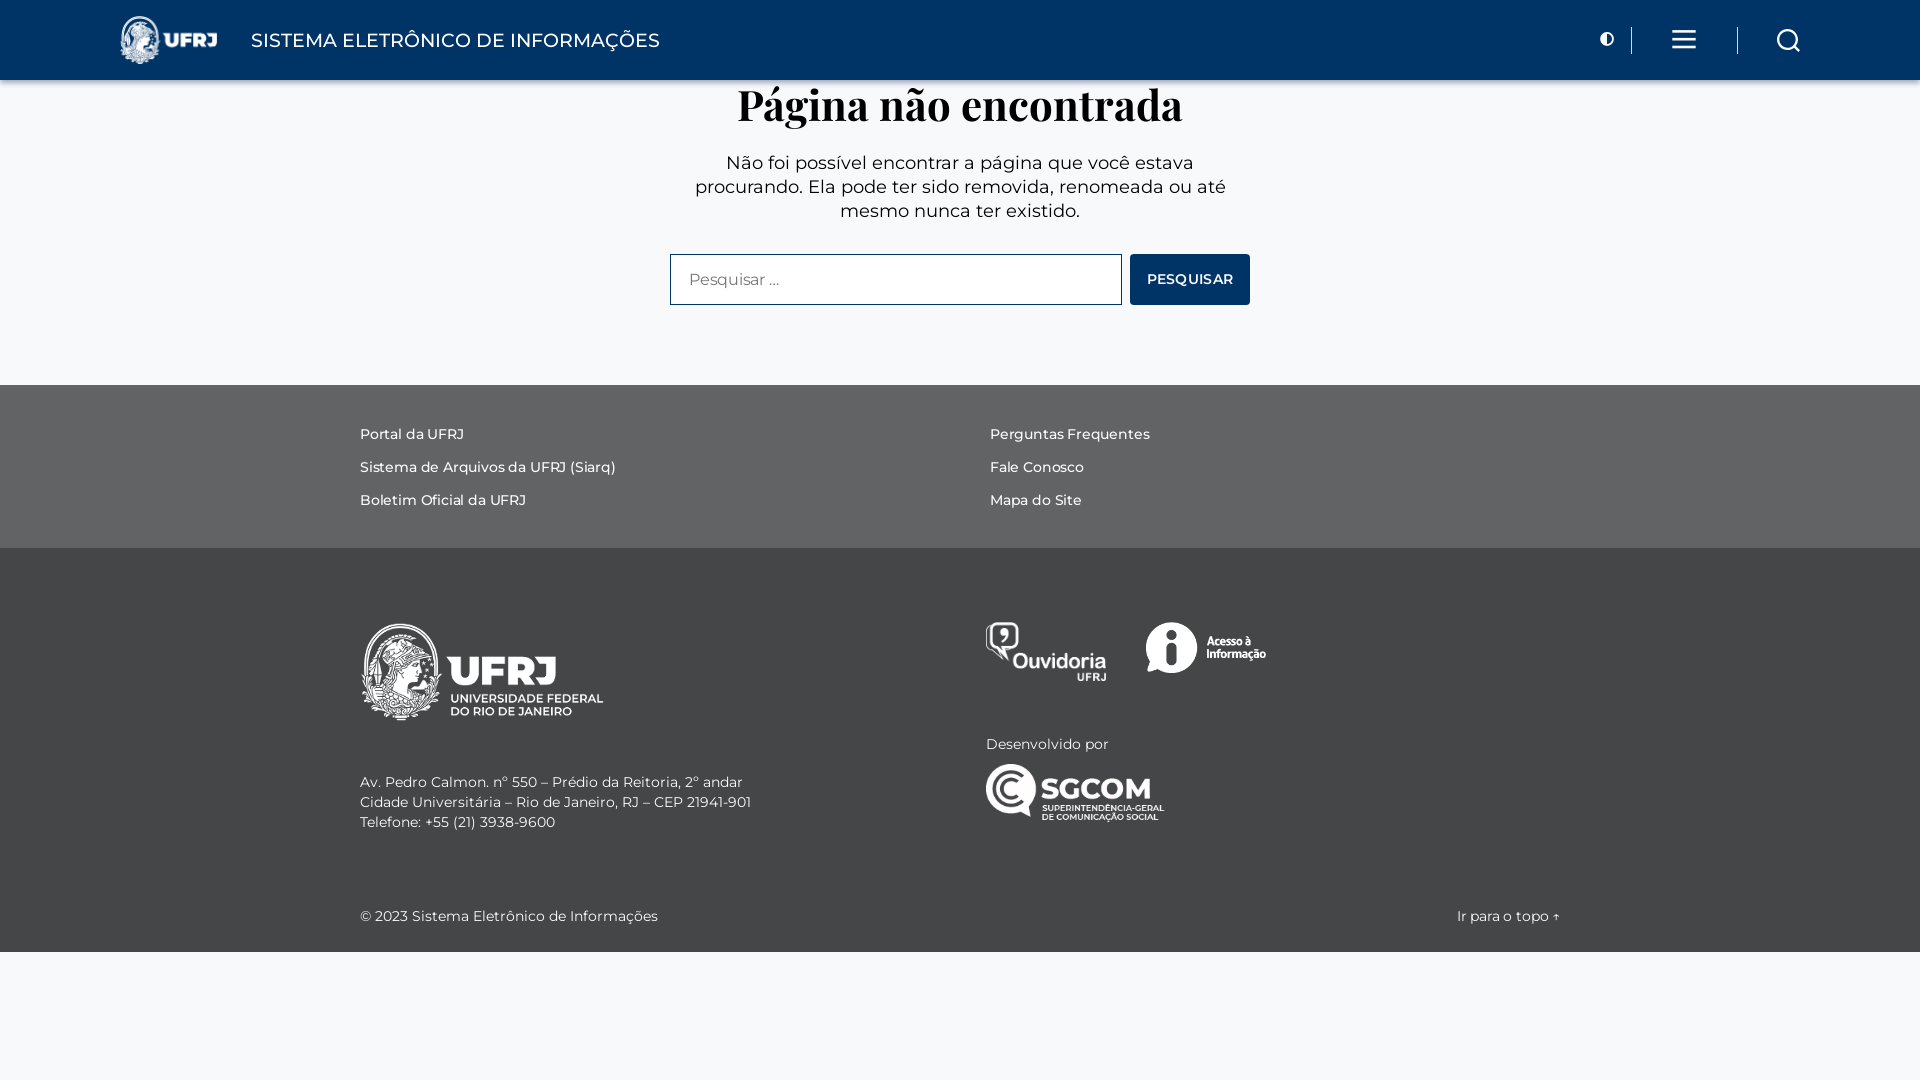  I want to click on 'Perguntas Frequentes', so click(1068, 433).